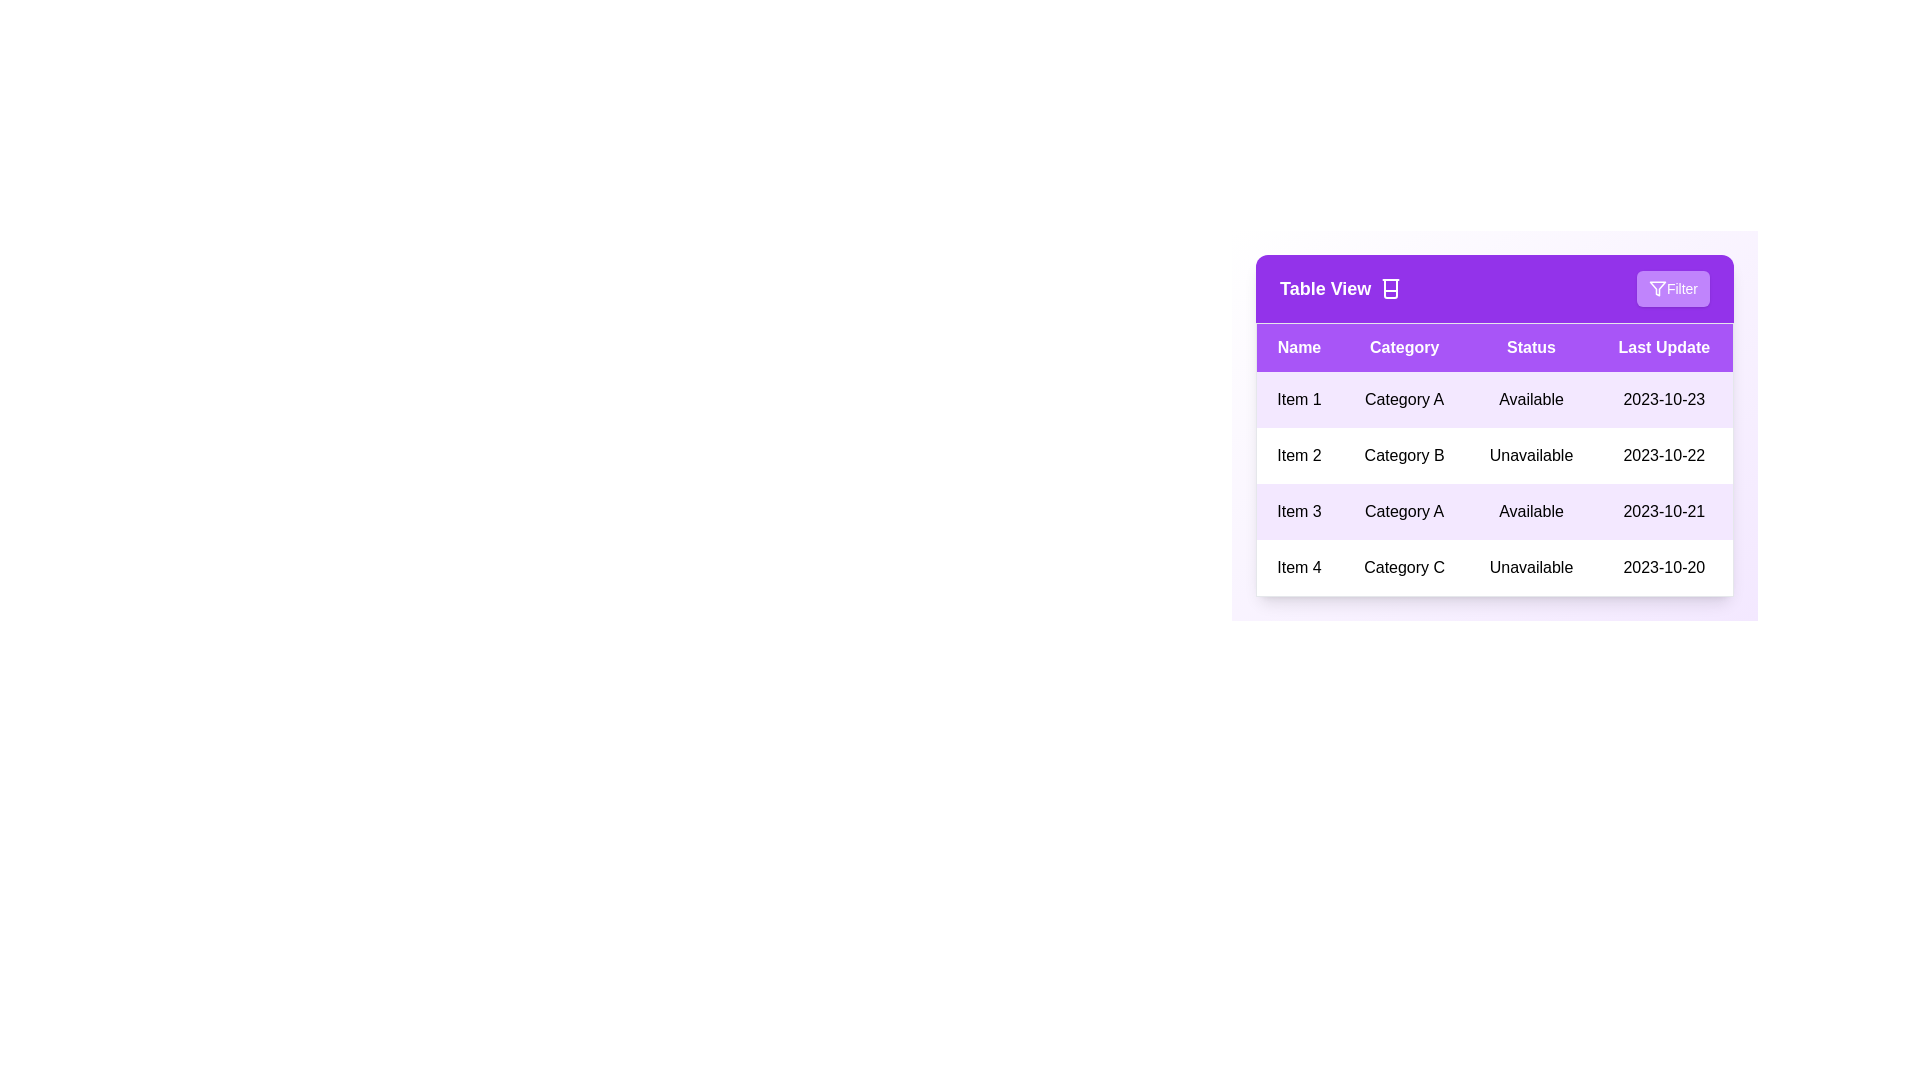 The width and height of the screenshot is (1920, 1080). What do you see at coordinates (1494, 567) in the screenshot?
I see `the row corresponding to 4` at bounding box center [1494, 567].